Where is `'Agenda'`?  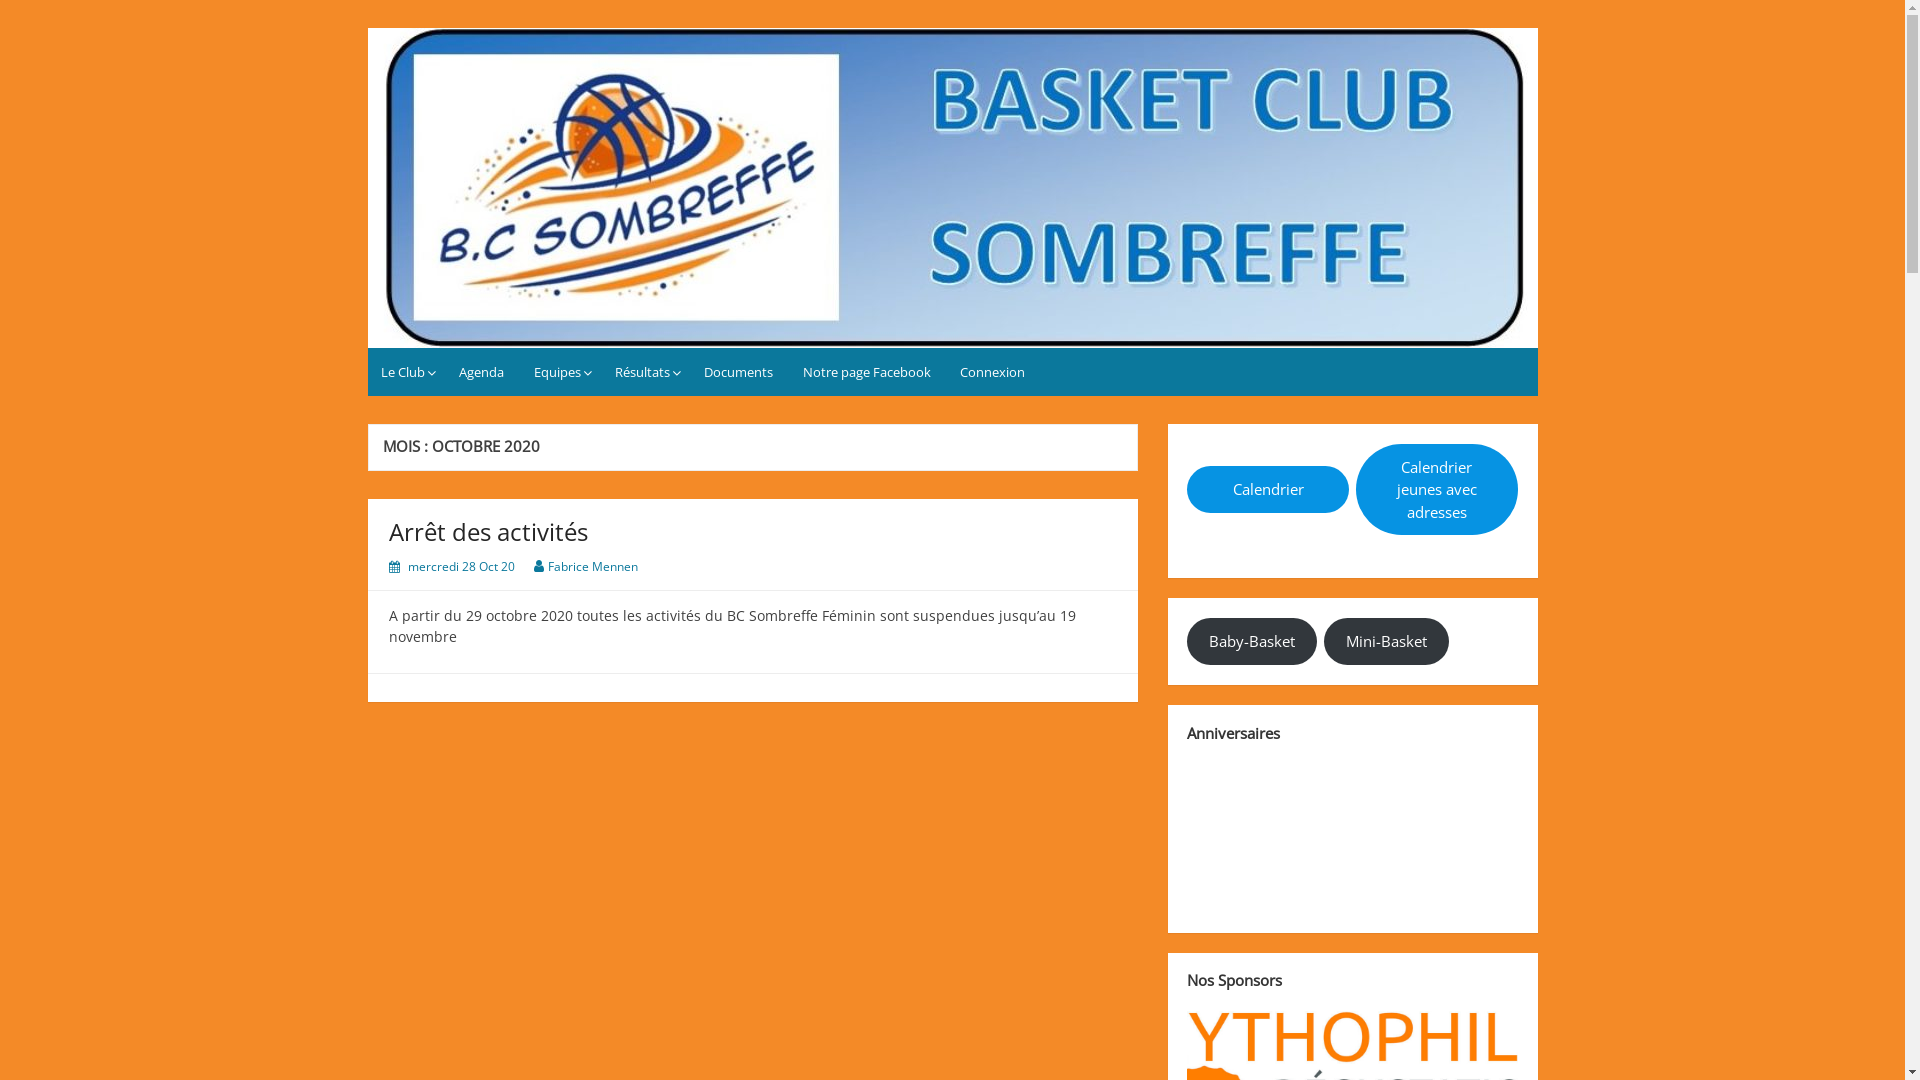
'Agenda' is located at coordinates (481, 371).